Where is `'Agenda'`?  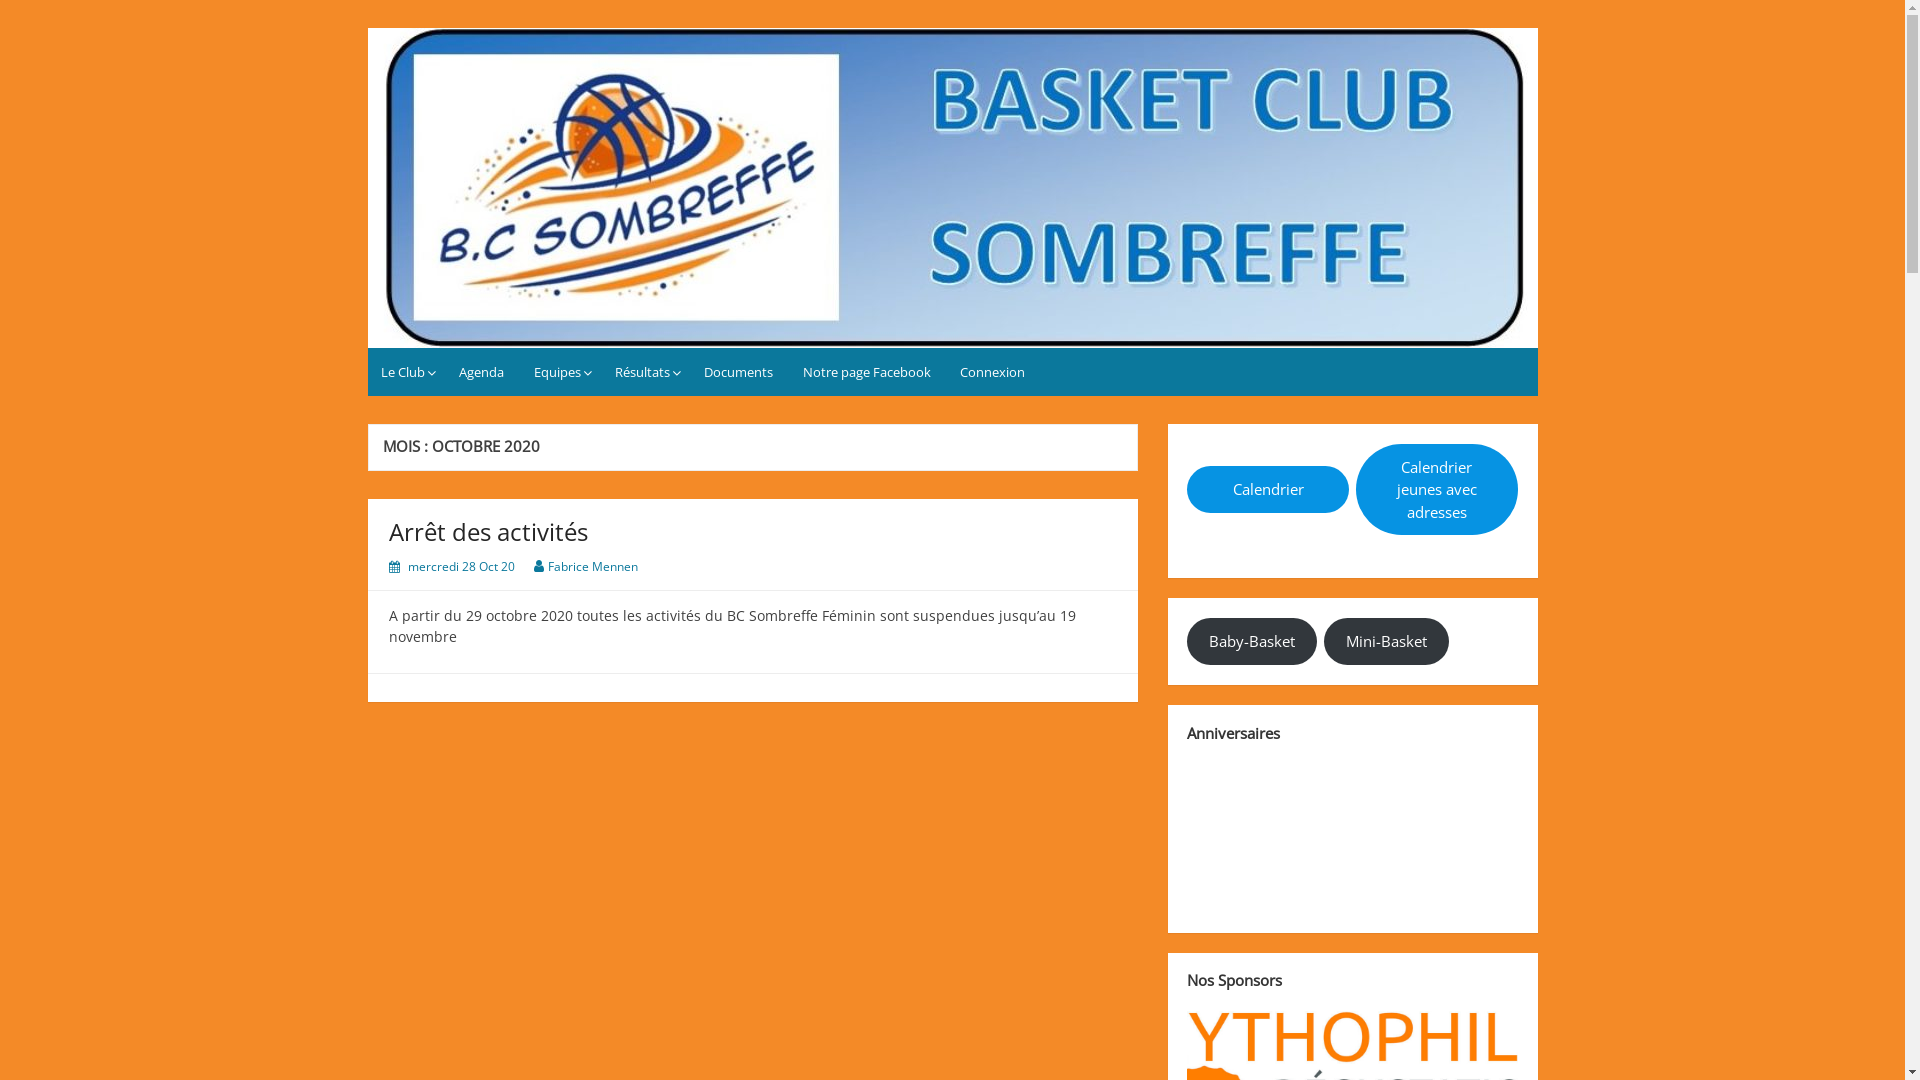
'Agenda' is located at coordinates (481, 371).